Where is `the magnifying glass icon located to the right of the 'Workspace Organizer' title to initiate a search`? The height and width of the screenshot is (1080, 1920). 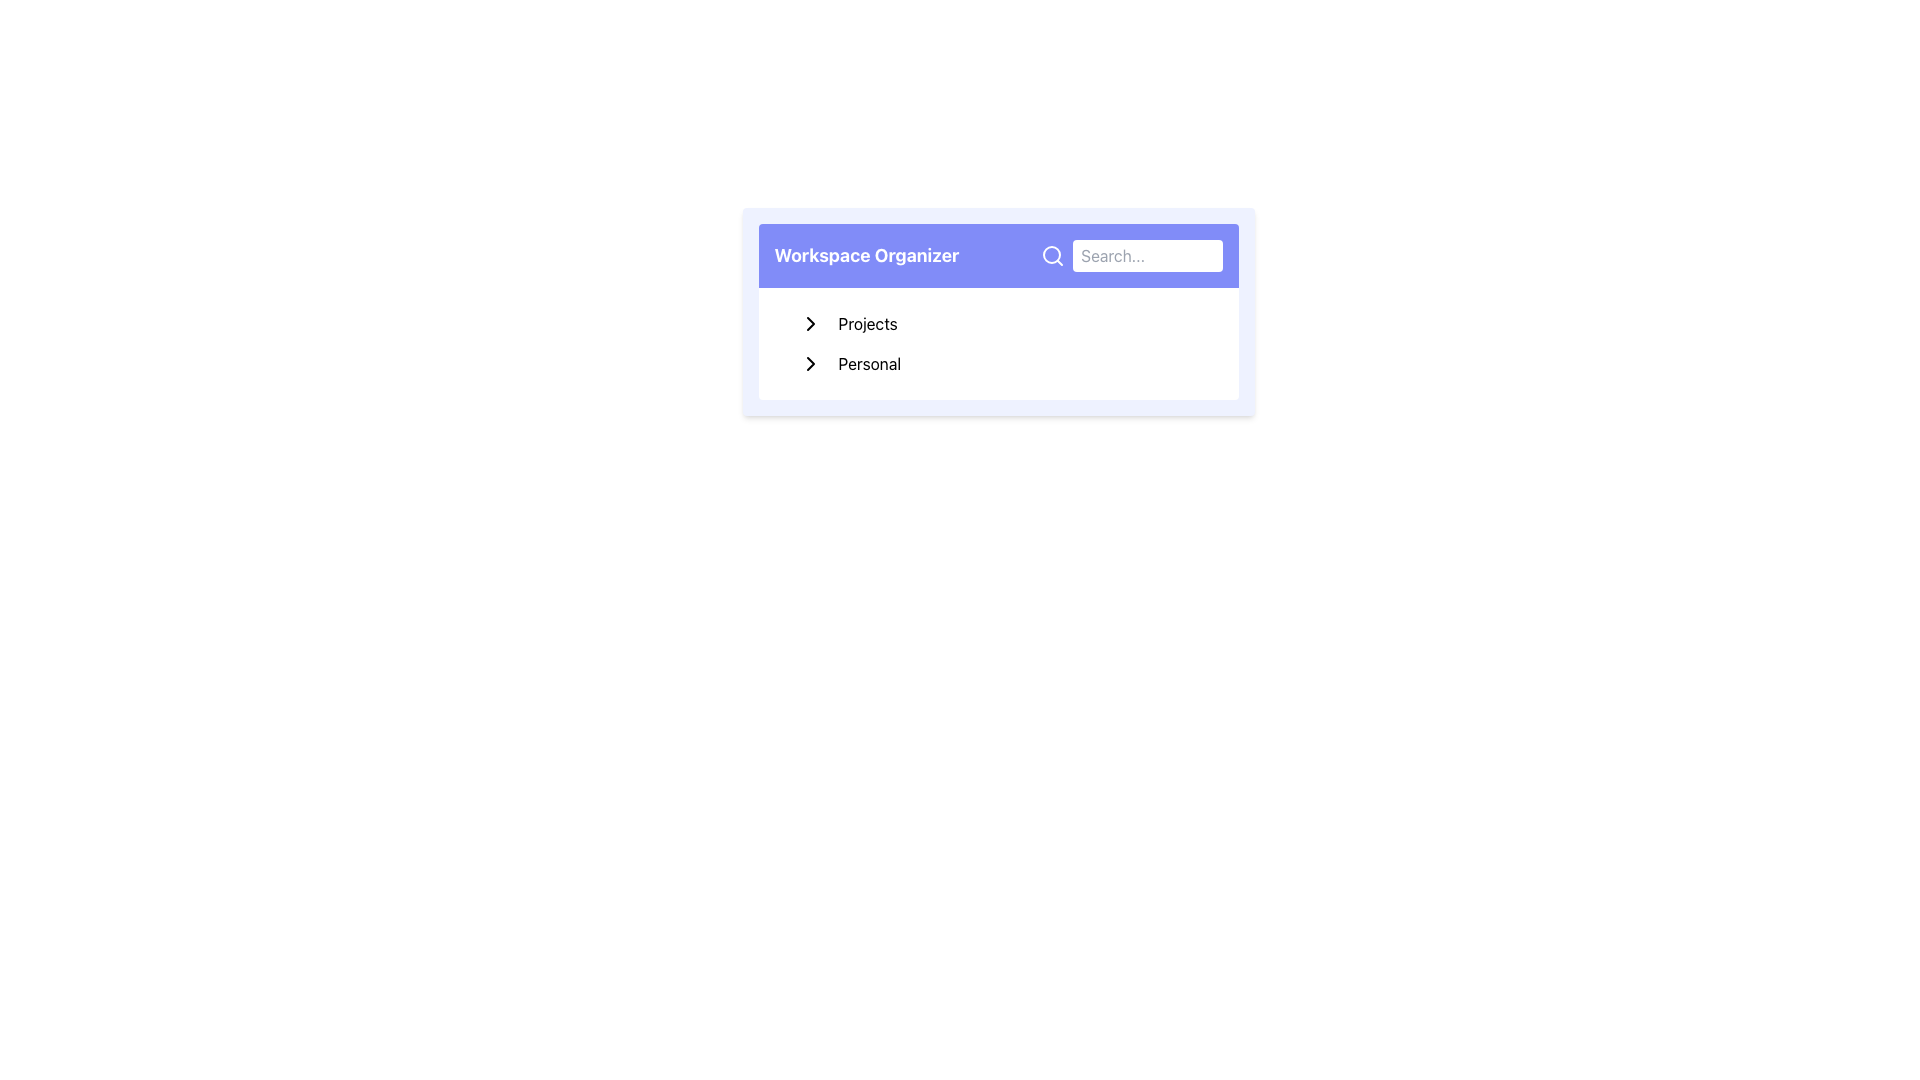 the magnifying glass icon located to the right of the 'Workspace Organizer' title to initiate a search is located at coordinates (1052, 254).